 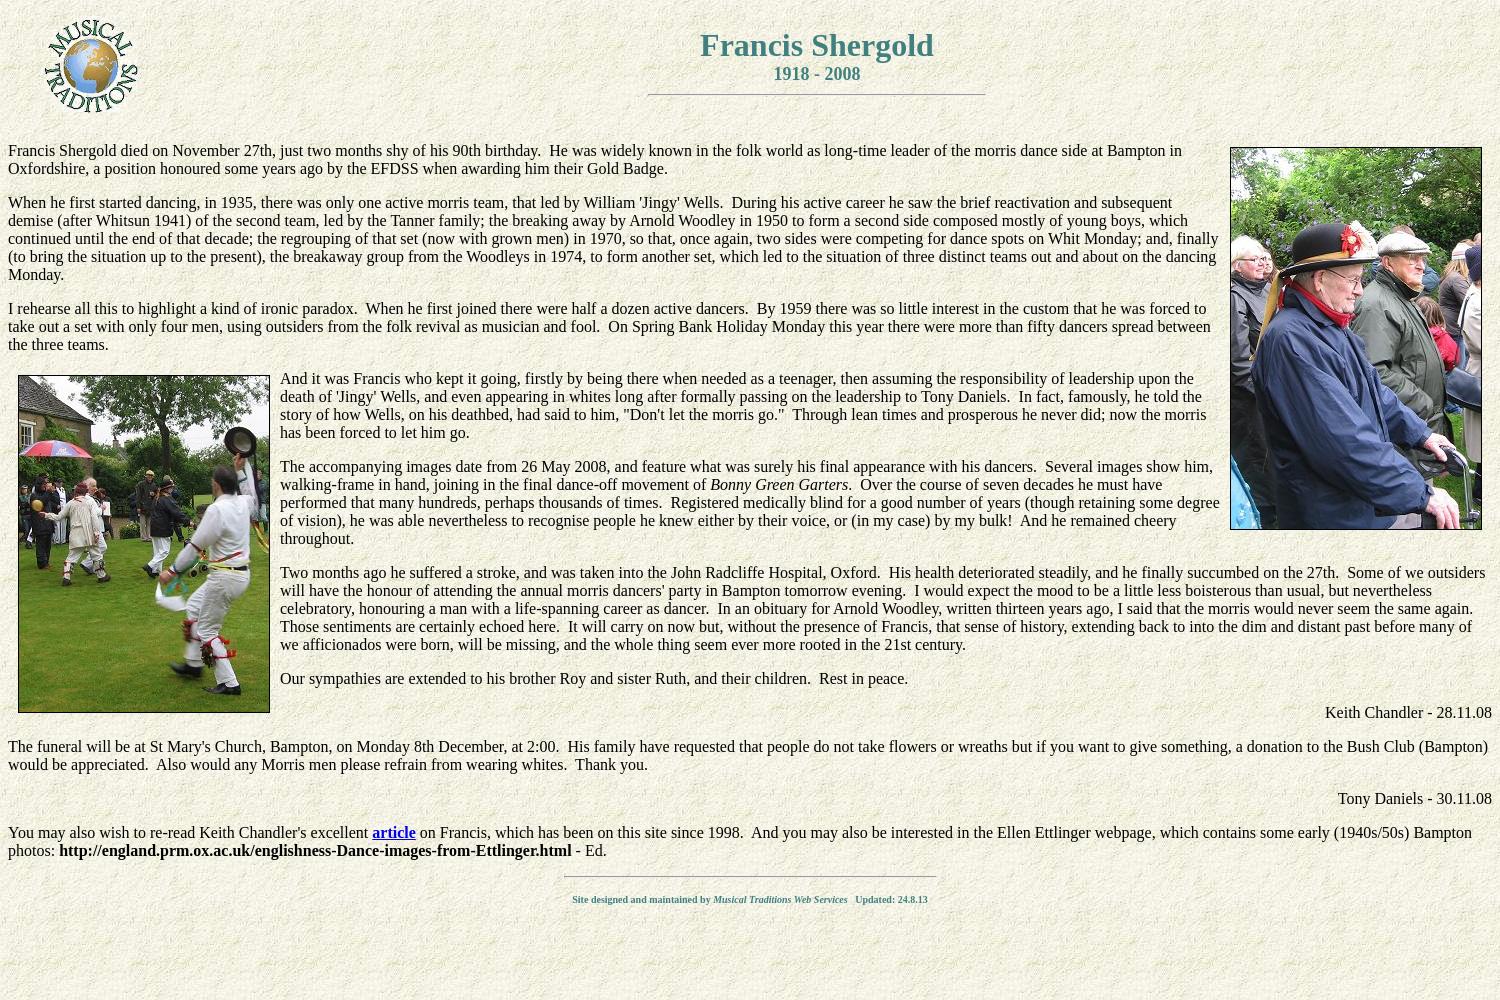 What do you see at coordinates (748, 511) in the screenshot?
I see `'.  Over the course of seven decades he must have performed that many hundreds, perhaps thousands of times.  Registered medically blind for a good number of years (though retaining some degree of vision), he was able nevertheless to recognise people he knew either by their voice, or (in my case) by my bulk!  And he remained cheery throughout.'` at bounding box center [748, 511].